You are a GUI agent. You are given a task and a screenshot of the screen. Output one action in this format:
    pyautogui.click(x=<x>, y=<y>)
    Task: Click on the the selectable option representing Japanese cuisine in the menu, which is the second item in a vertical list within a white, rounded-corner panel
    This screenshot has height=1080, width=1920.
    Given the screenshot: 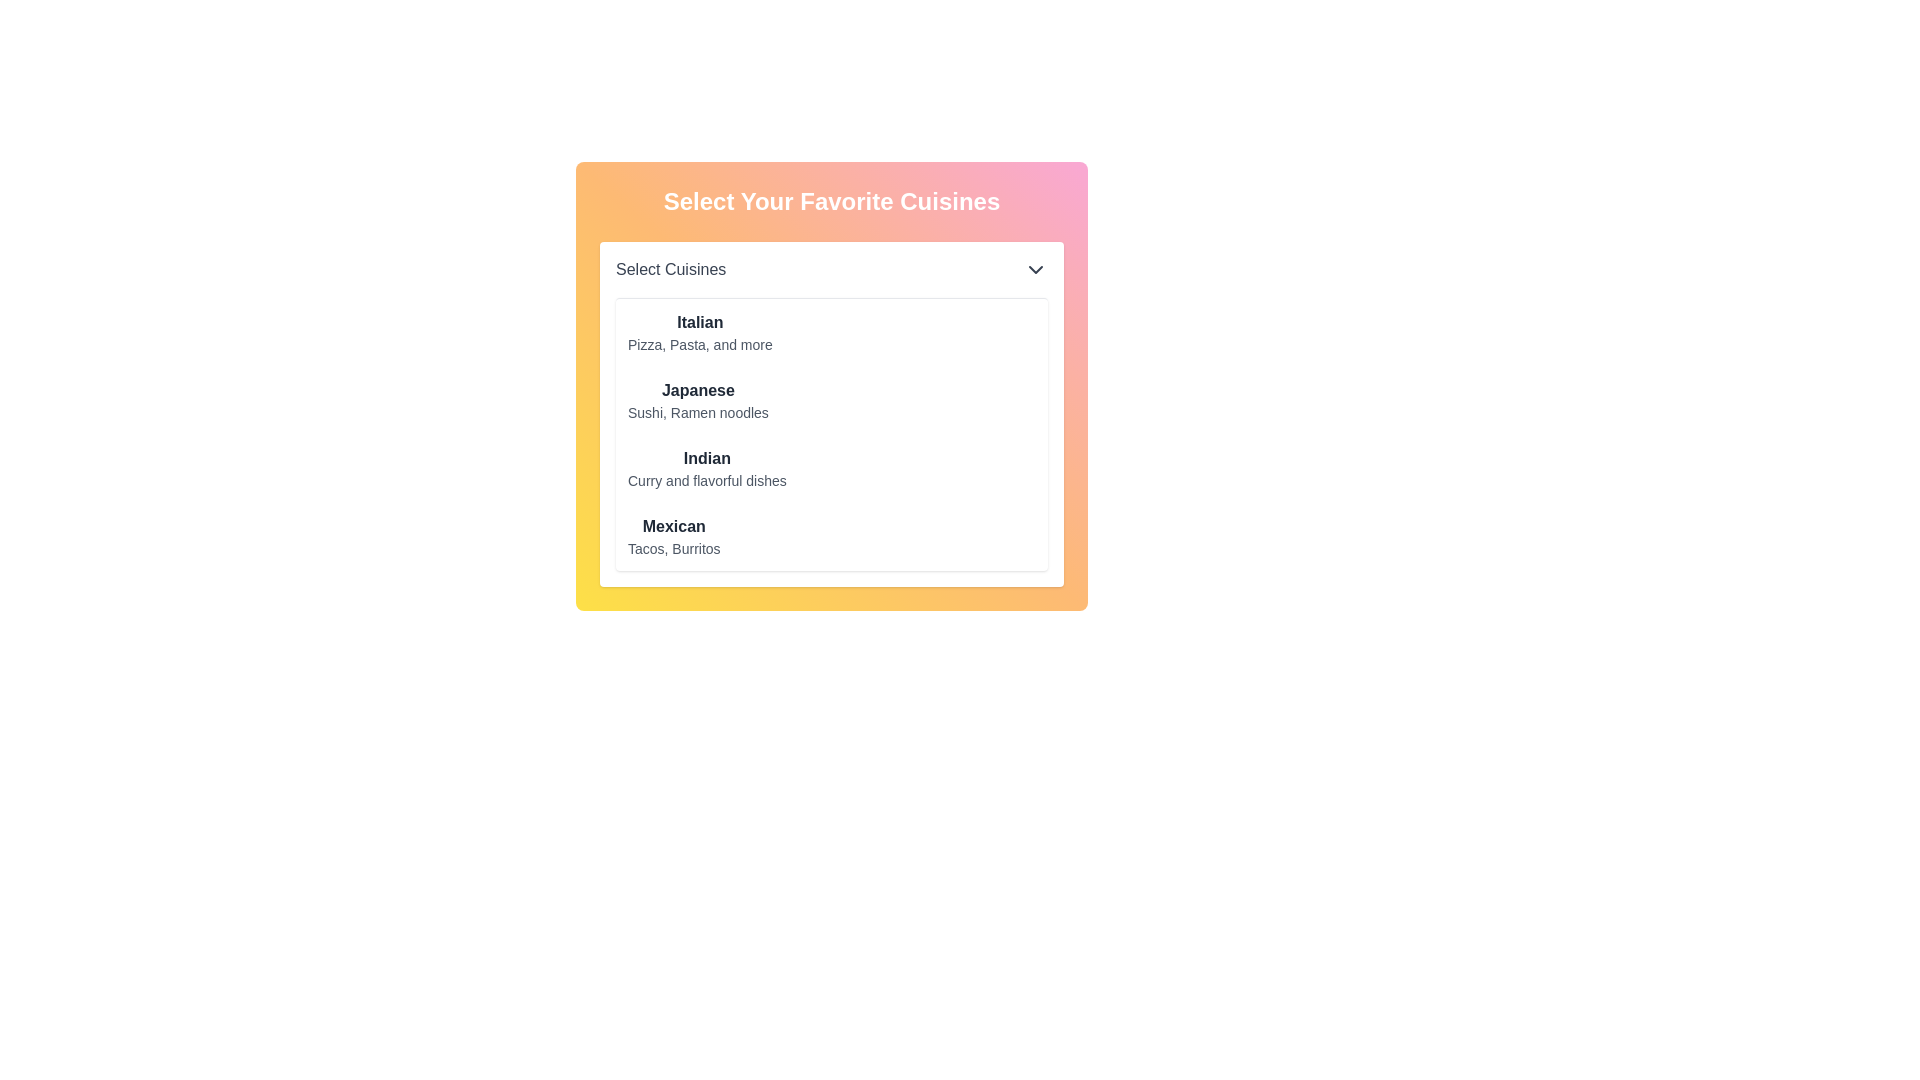 What is the action you would take?
    pyautogui.click(x=698, y=401)
    